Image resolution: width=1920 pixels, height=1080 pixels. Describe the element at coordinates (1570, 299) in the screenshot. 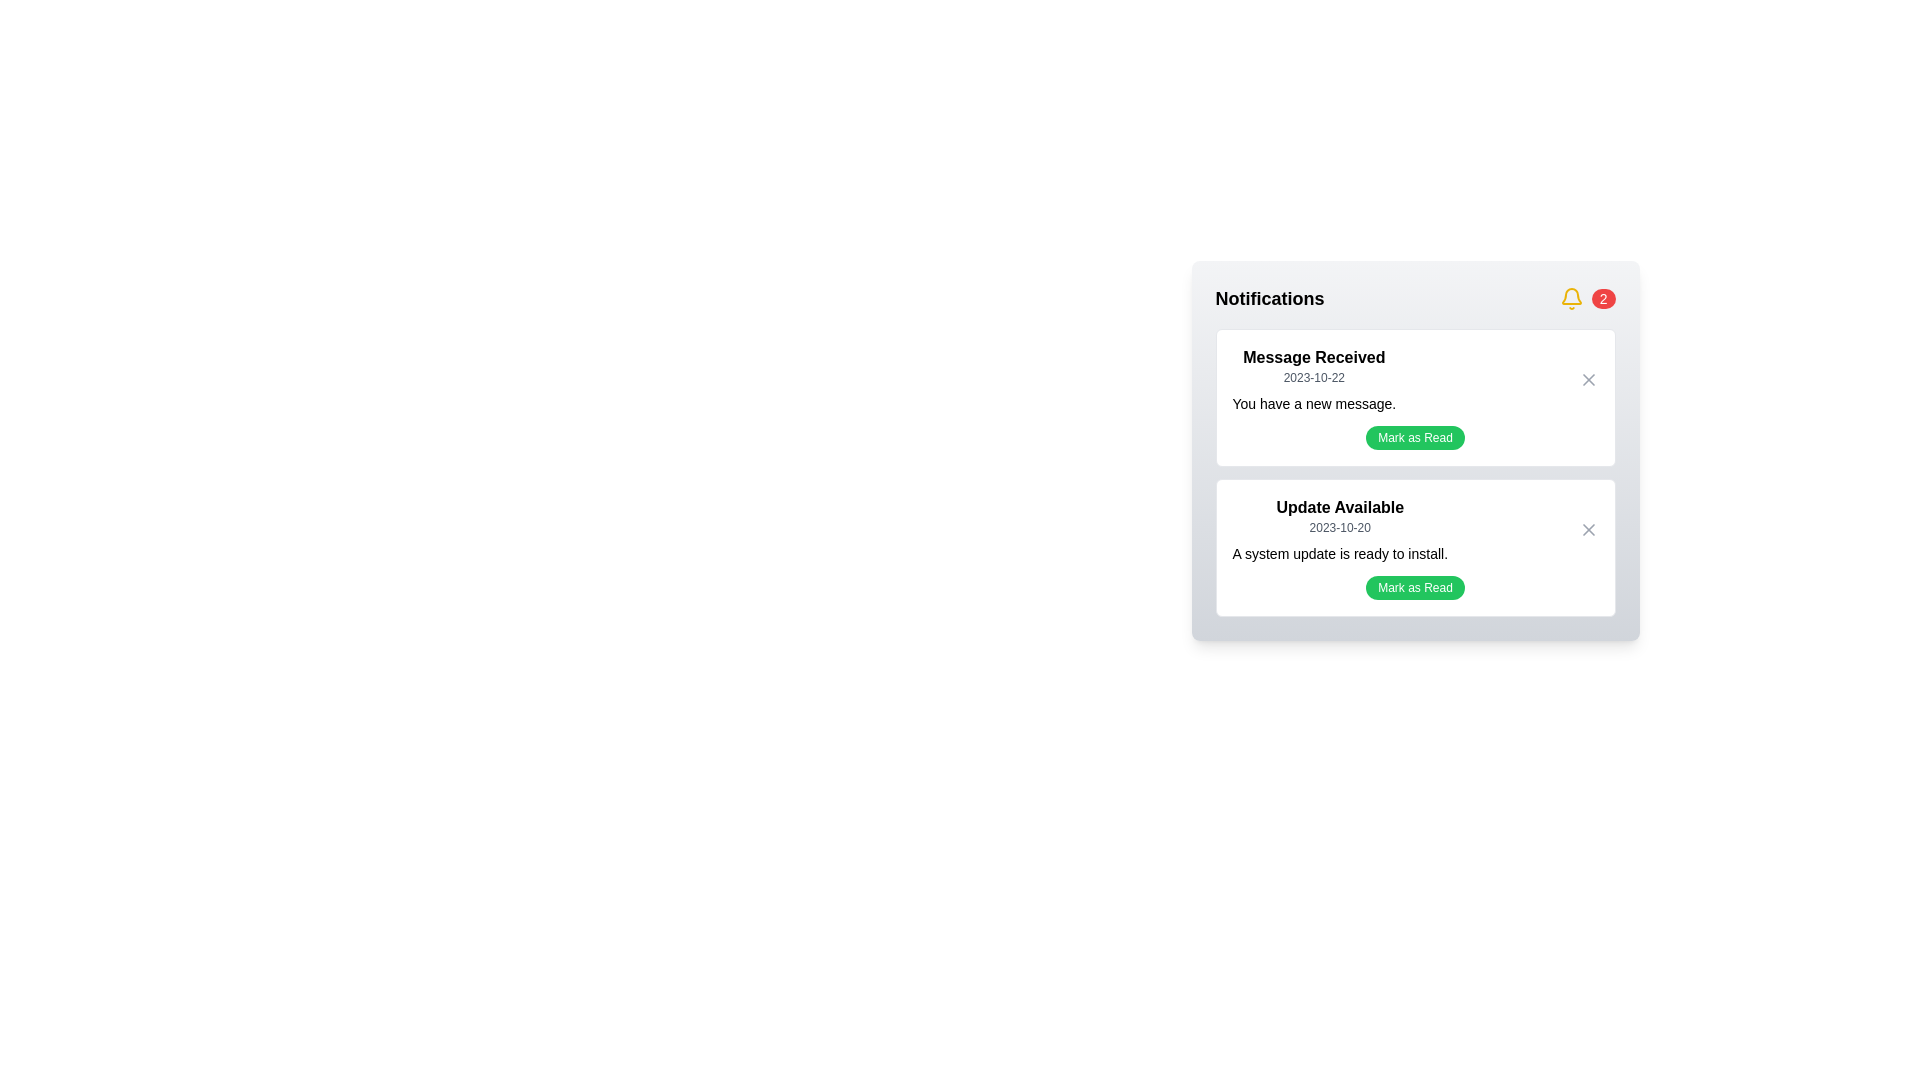

I see `the yellow bell icon` at that location.